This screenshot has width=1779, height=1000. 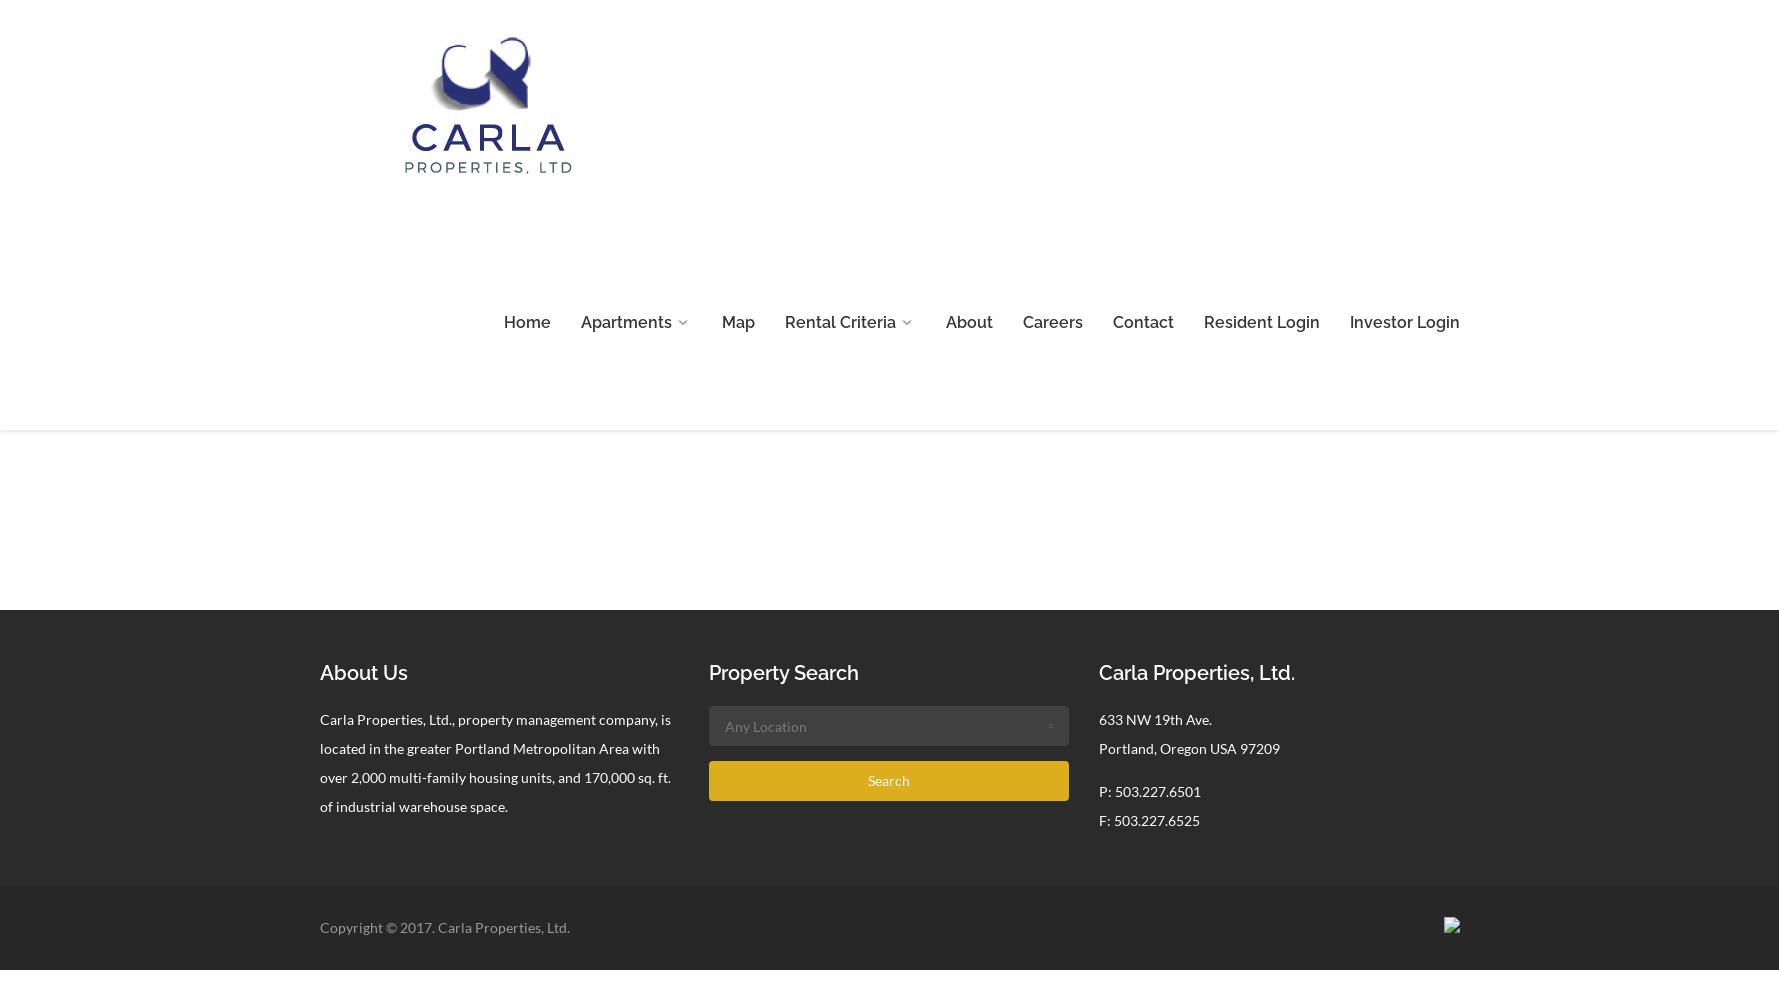 I want to click on 'Copyright © 2017. Carla Properties, Ltd.', so click(x=318, y=927).